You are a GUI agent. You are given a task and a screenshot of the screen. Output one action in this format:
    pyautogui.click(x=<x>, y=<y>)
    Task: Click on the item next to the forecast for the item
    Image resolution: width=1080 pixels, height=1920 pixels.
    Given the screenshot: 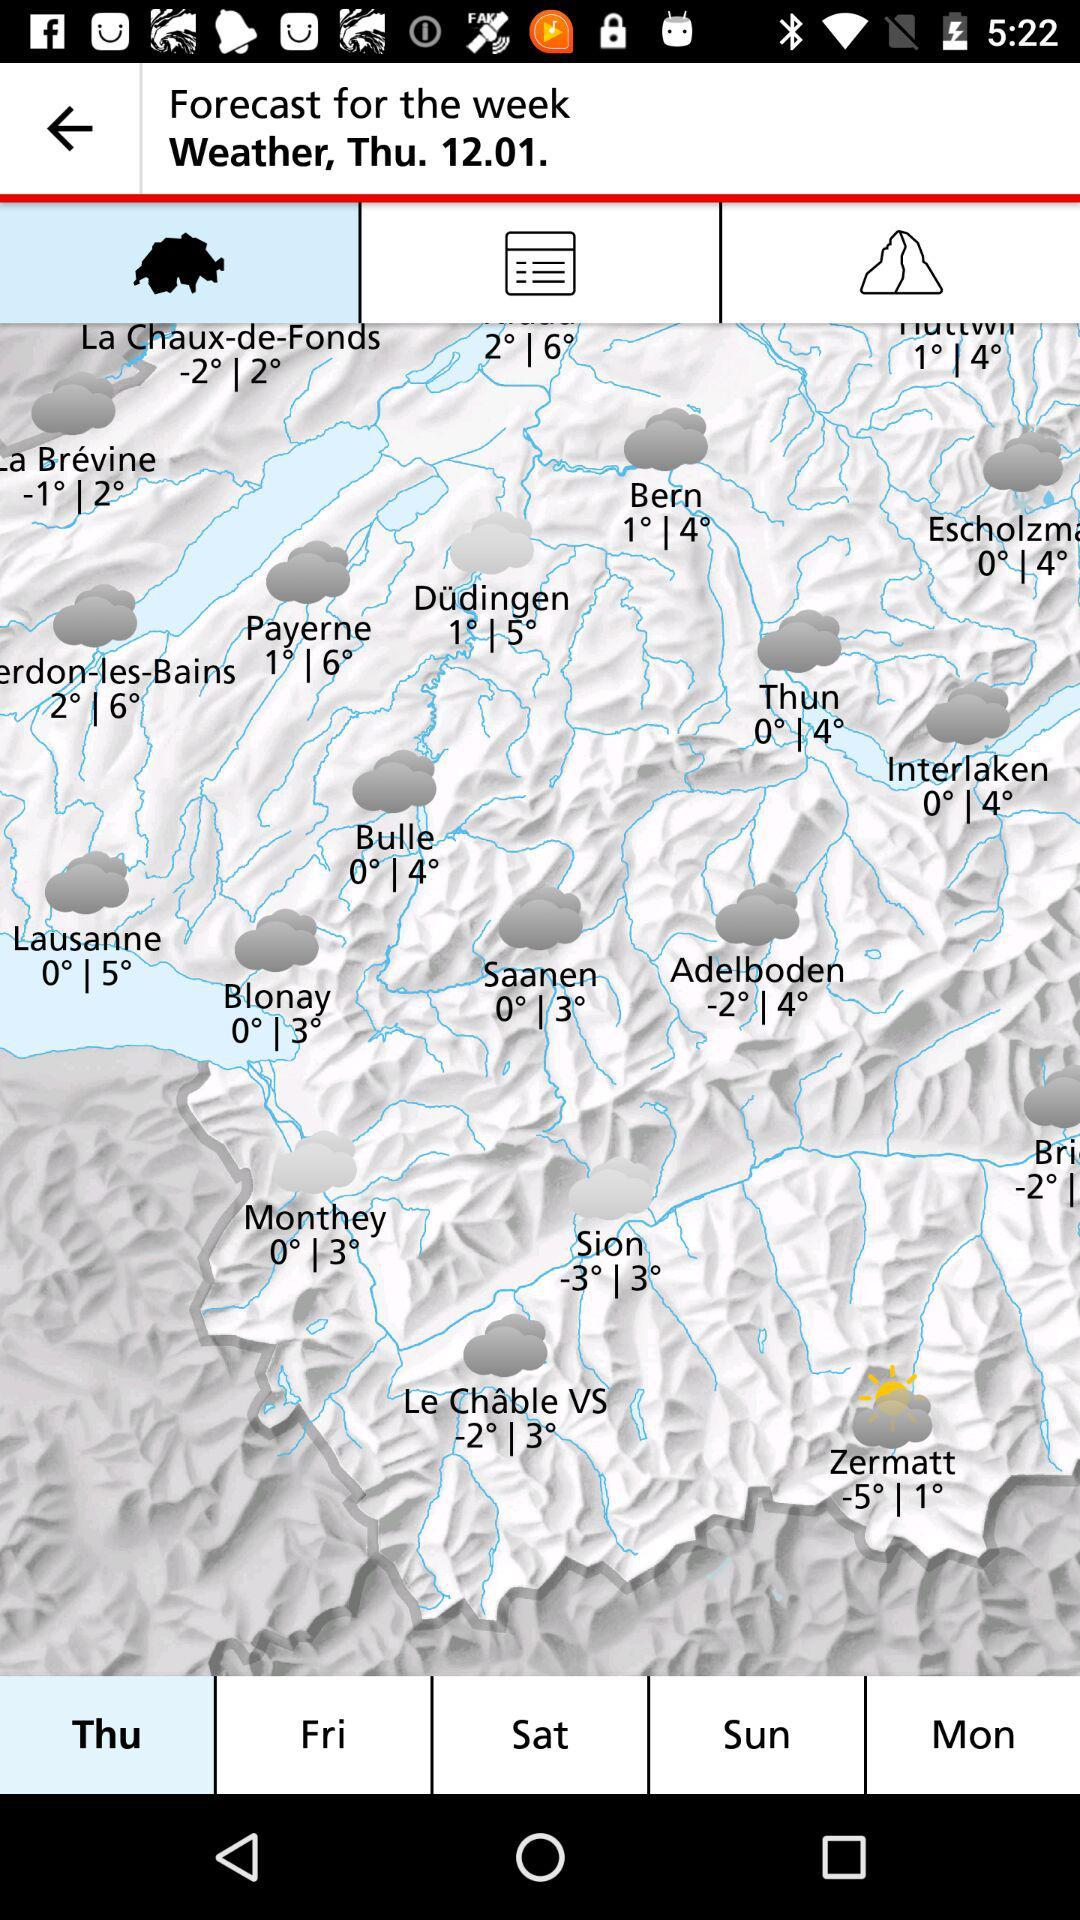 What is the action you would take?
    pyautogui.click(x=68, y=127)
    